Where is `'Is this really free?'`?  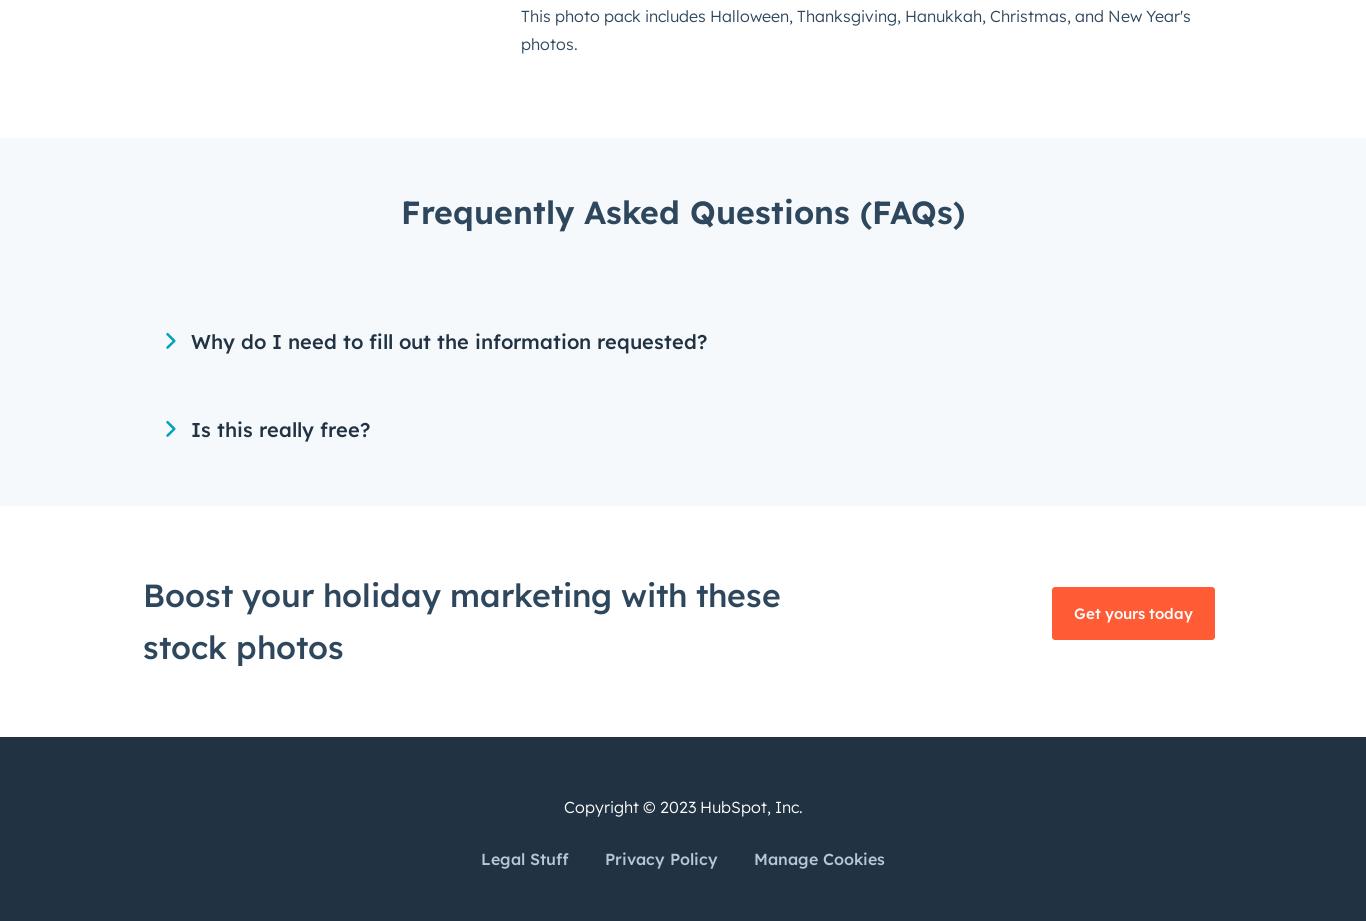 'Is this really free?' is located at coordinates (280, 429).